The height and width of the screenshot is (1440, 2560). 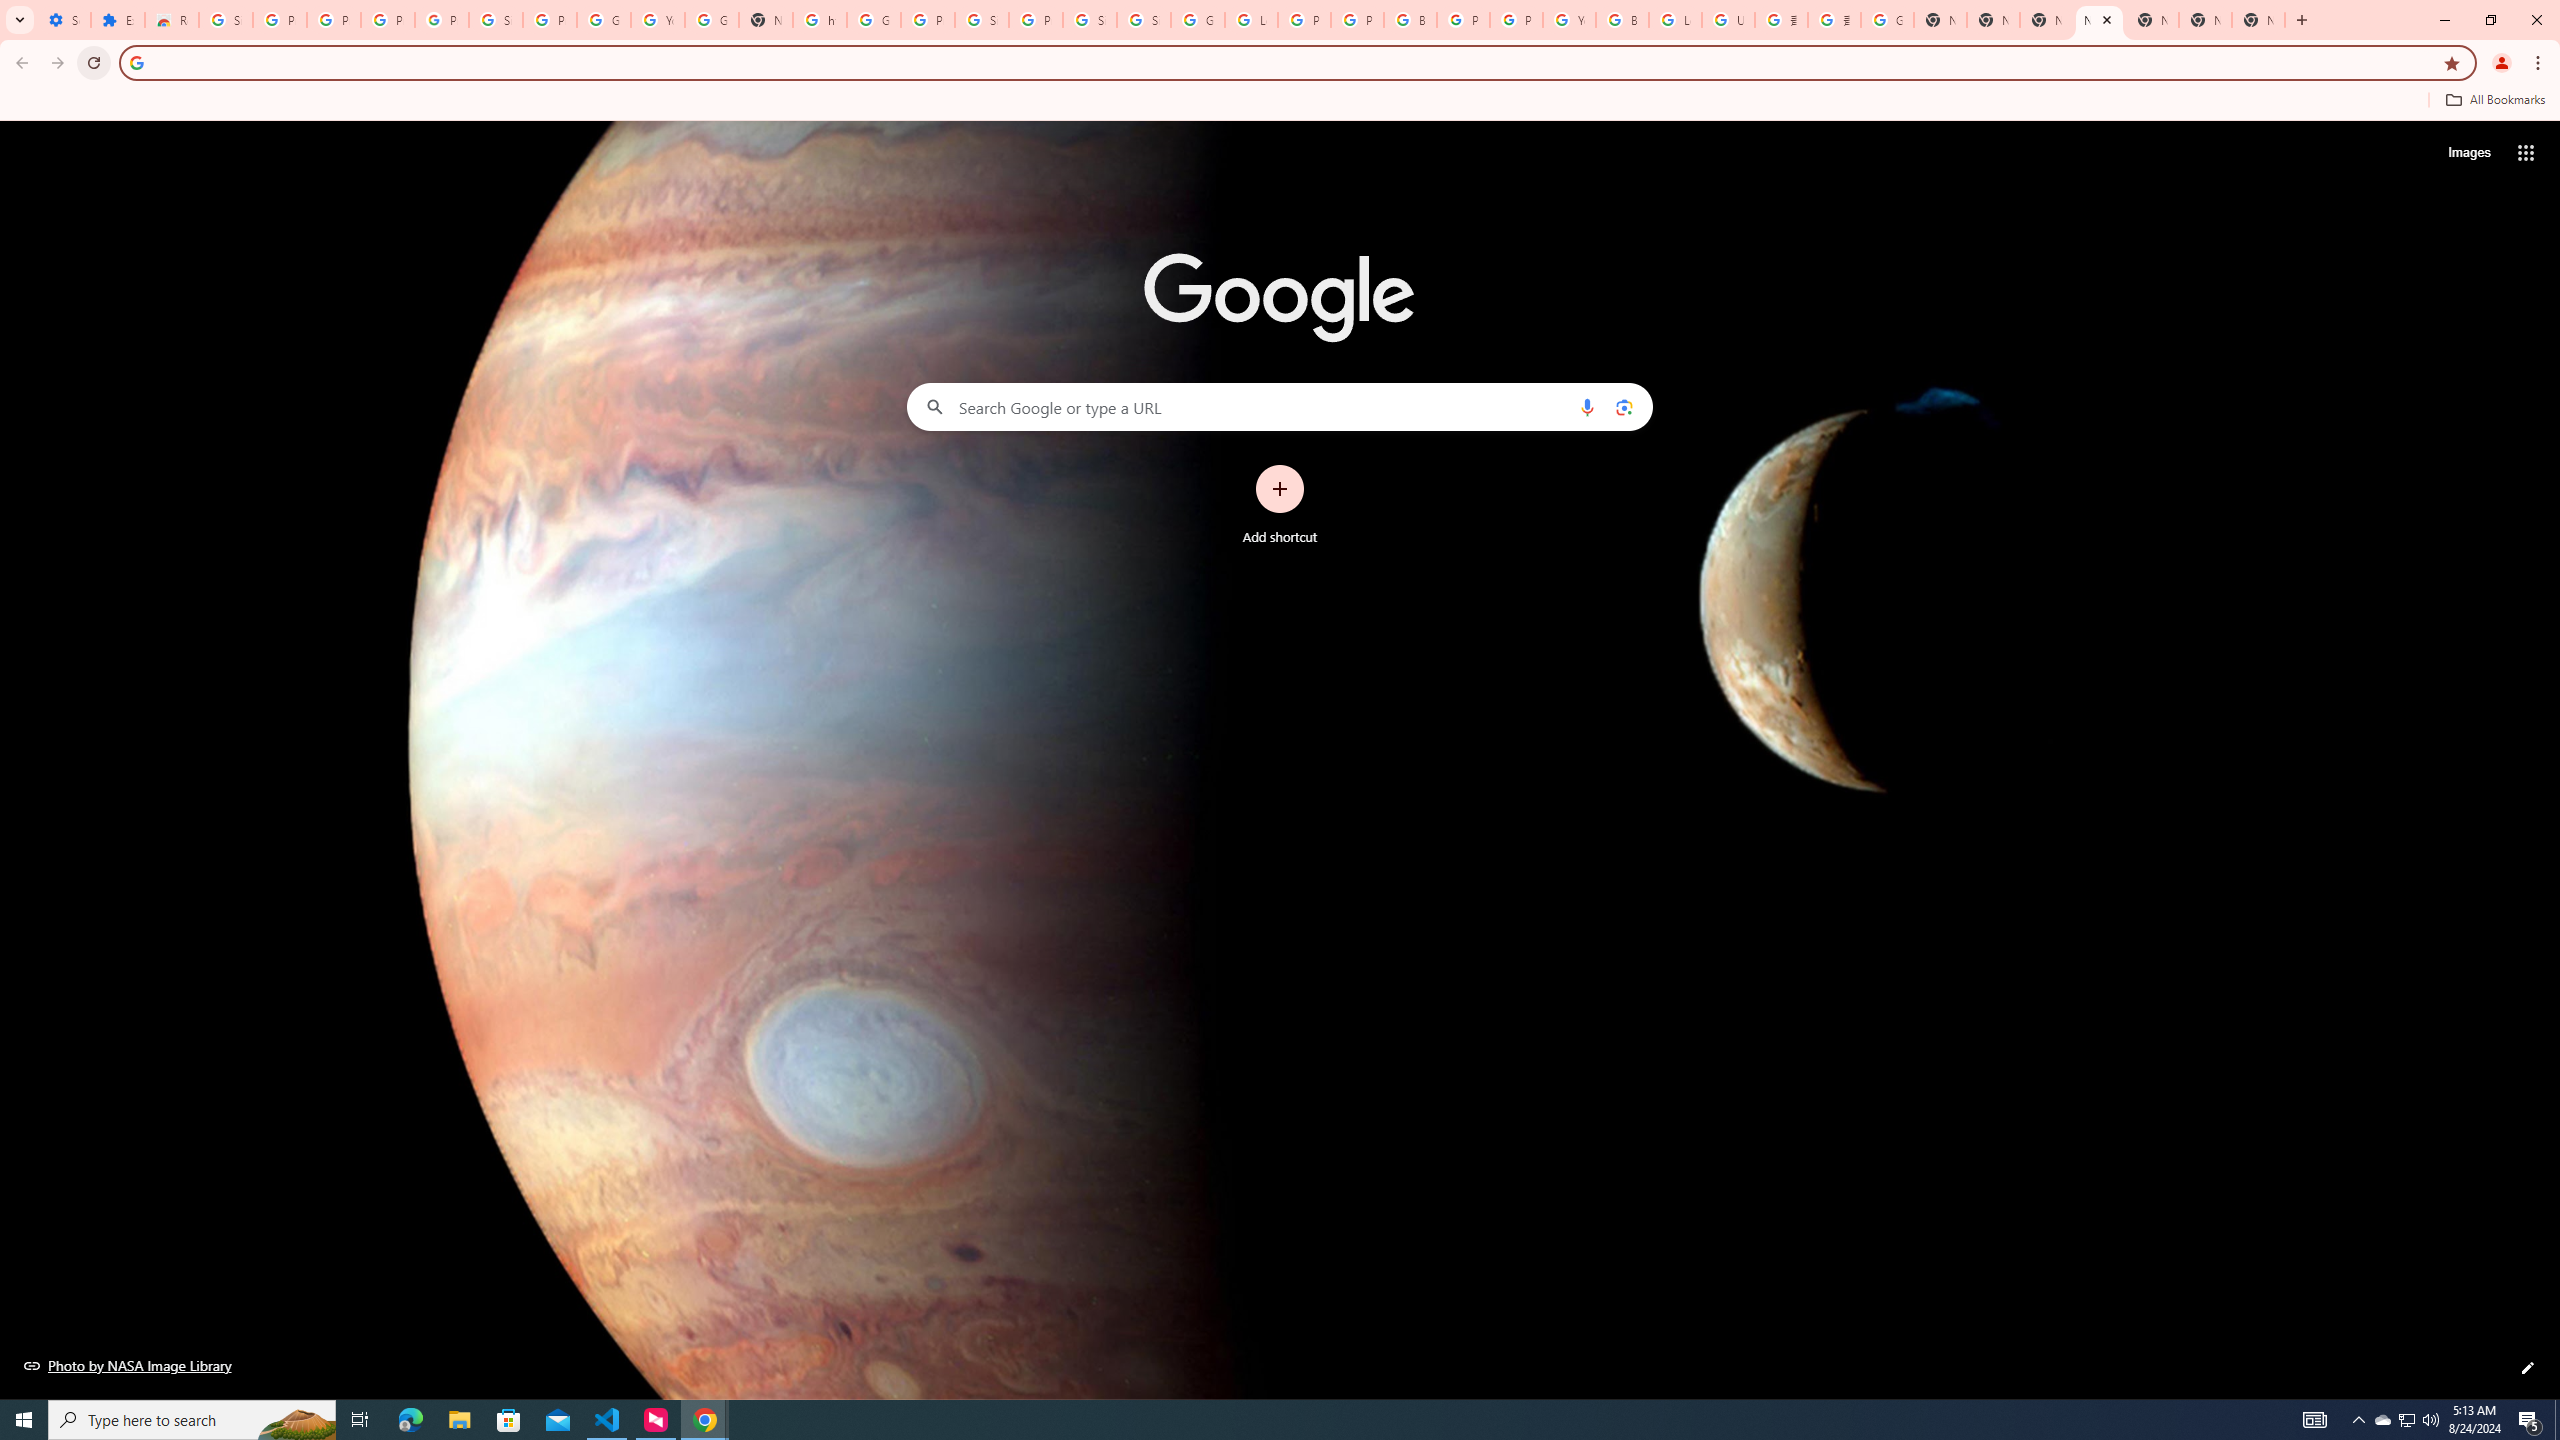 I want to click on 'YouTube', so click(x=1569, y=19).